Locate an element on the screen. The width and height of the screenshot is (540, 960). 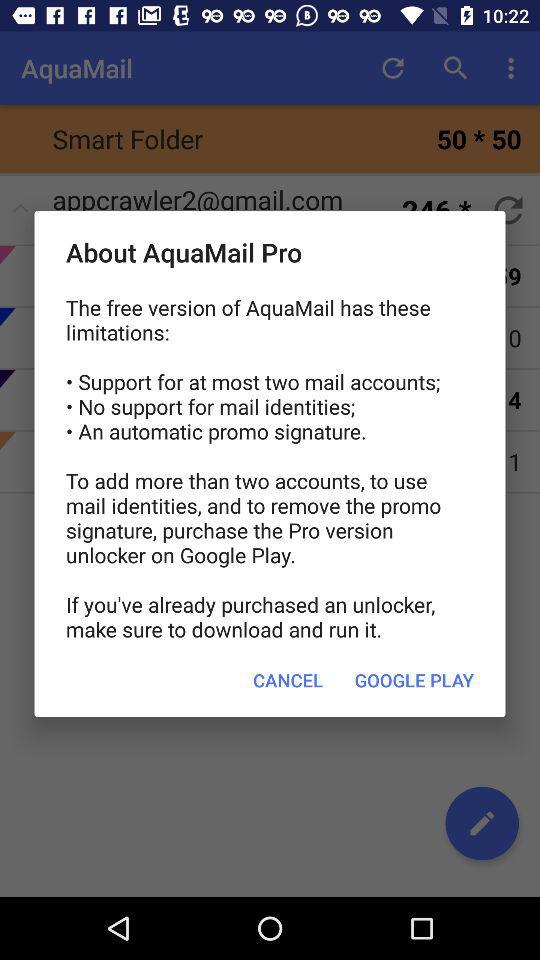
the icon to the left of the google play icon is located at coordinates (287, 680).